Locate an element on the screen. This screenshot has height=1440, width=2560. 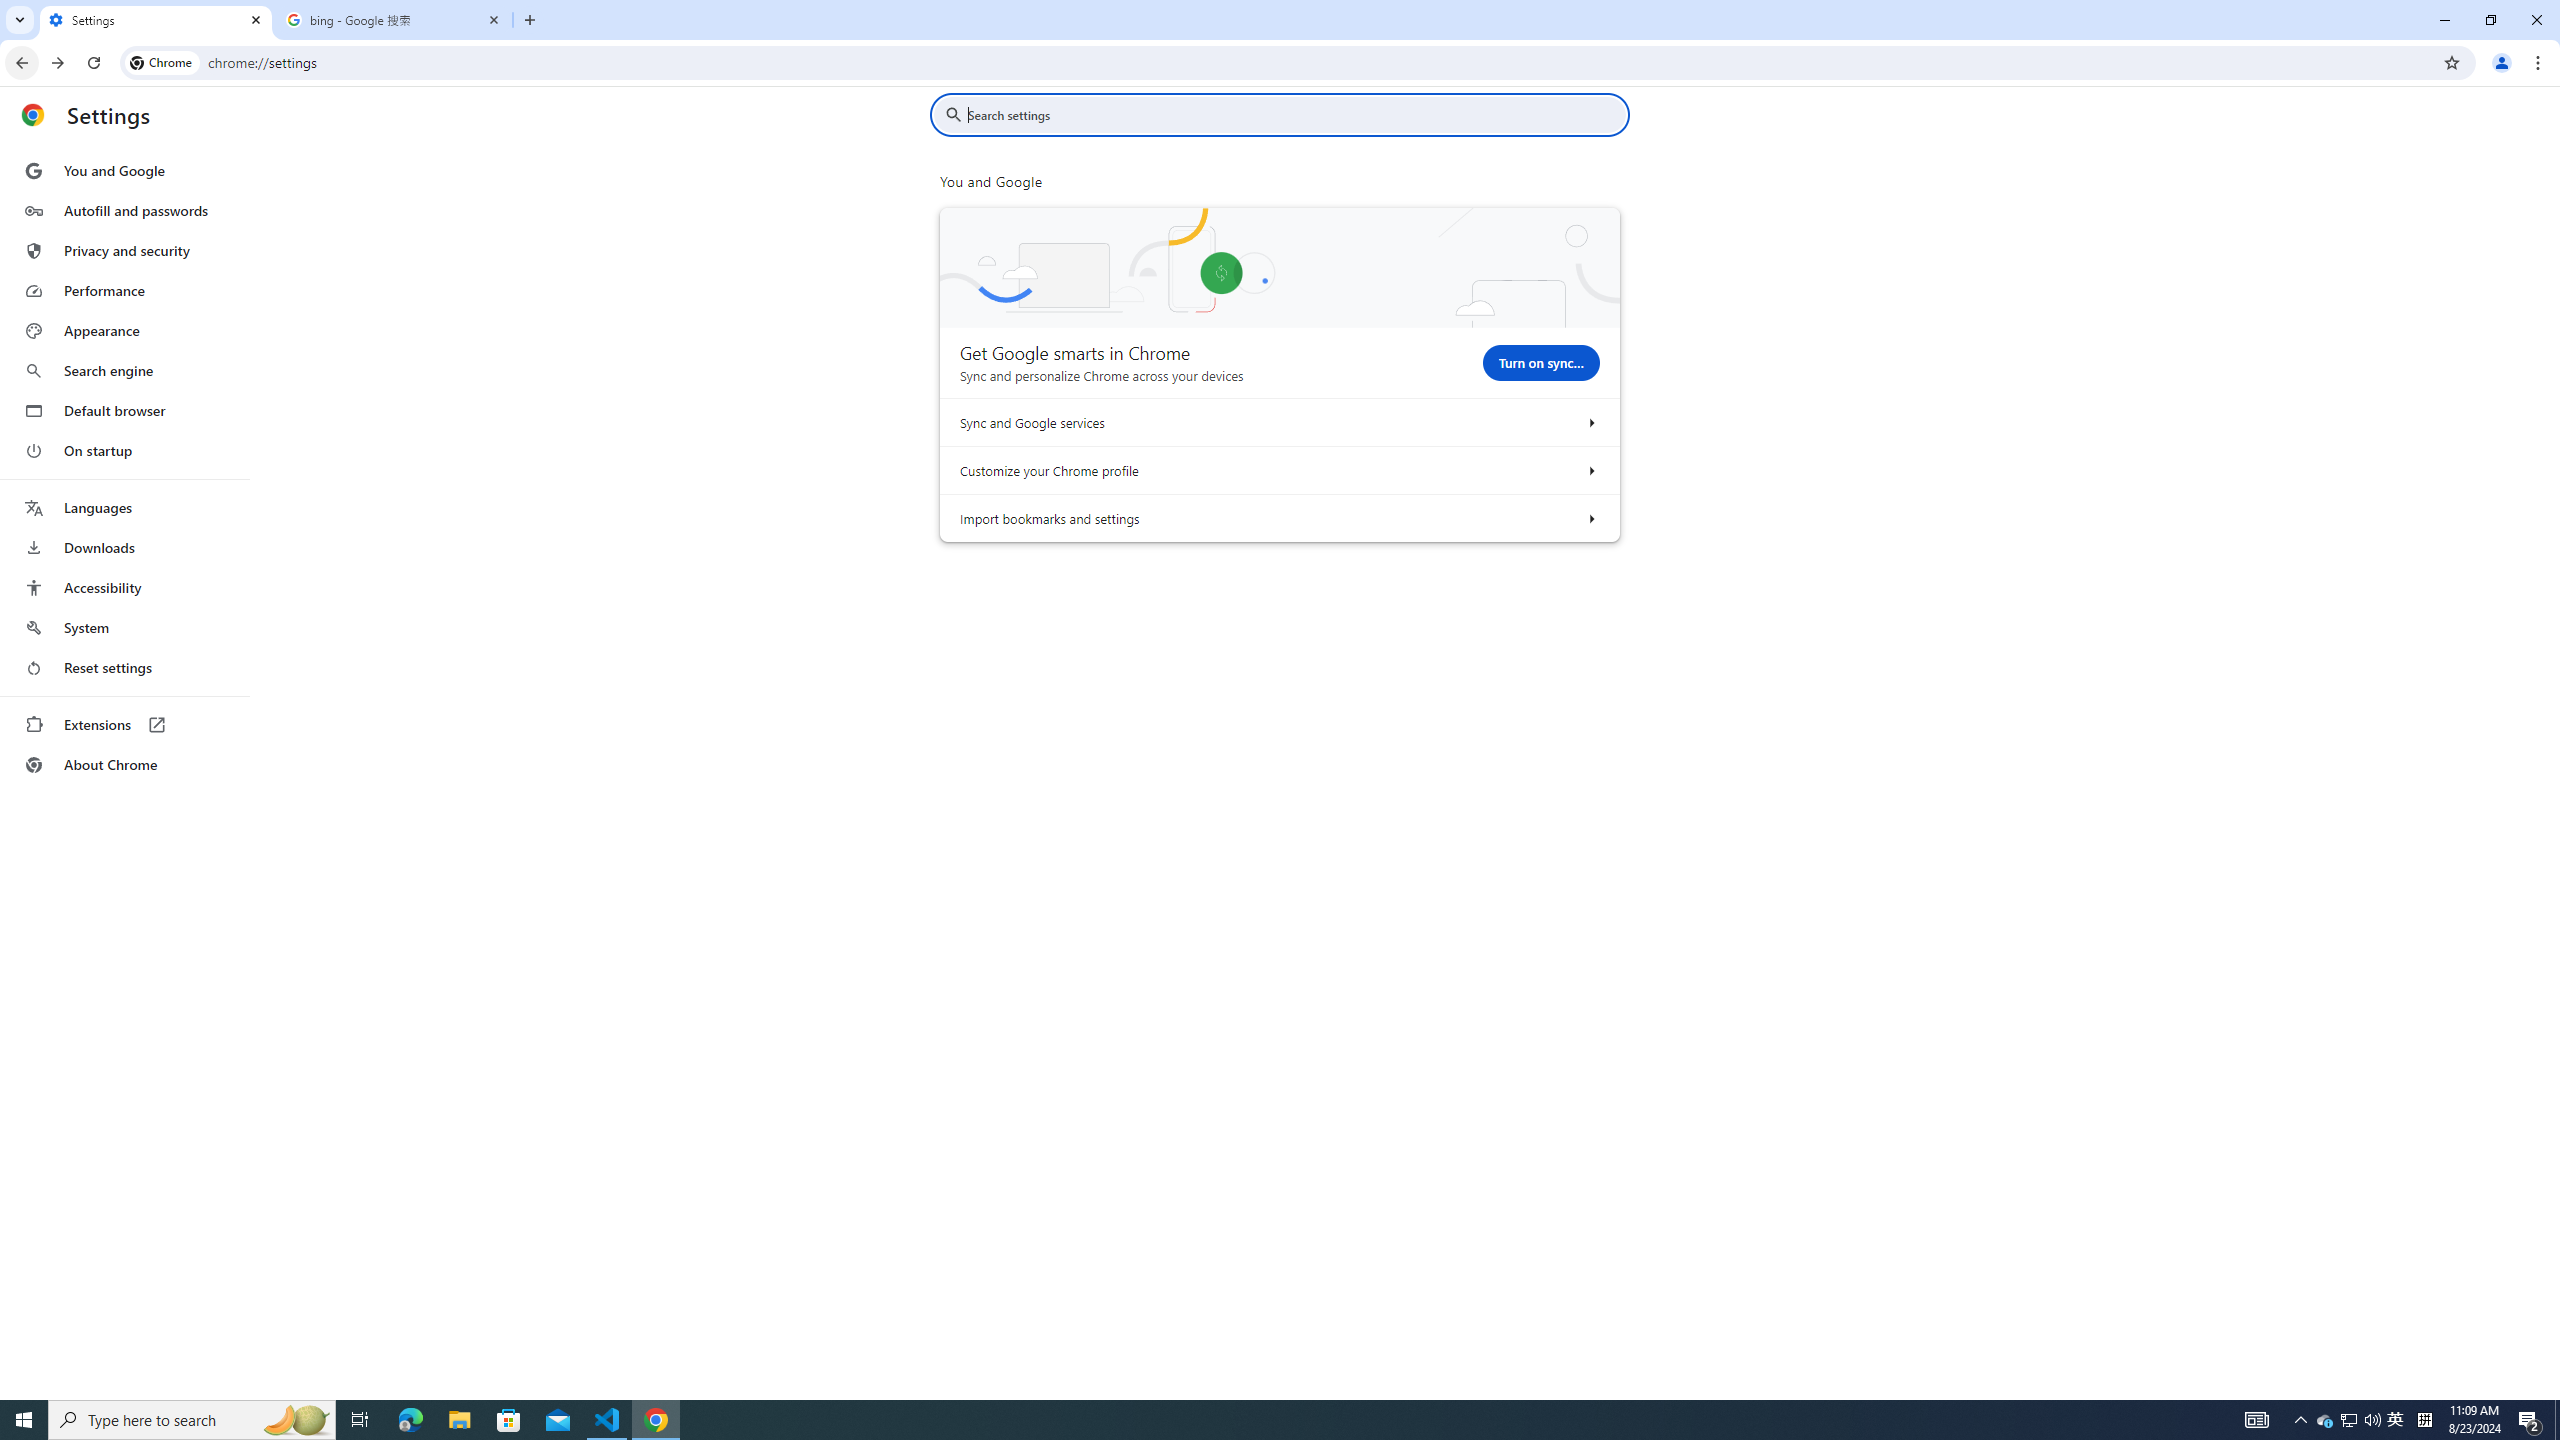
'Search settings' is located at coordinates (1293, 114).